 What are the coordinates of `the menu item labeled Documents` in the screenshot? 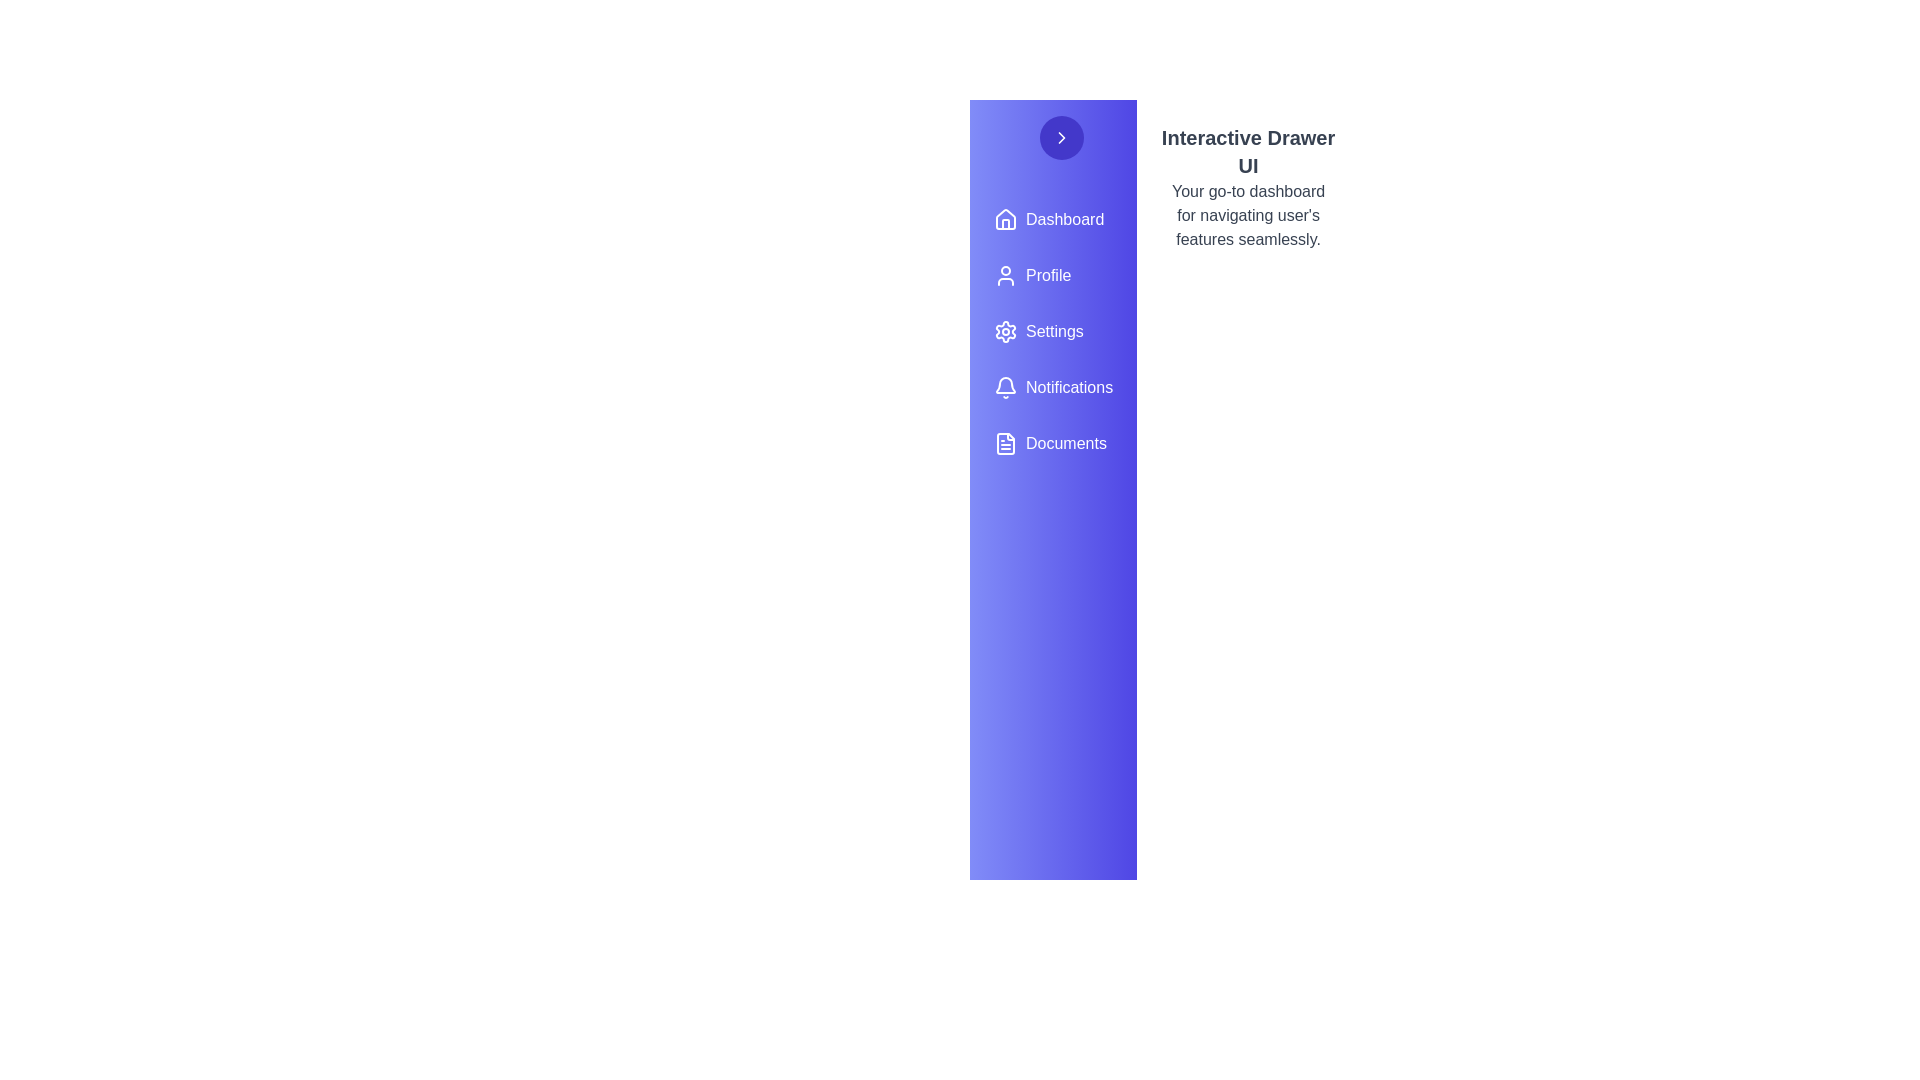 It's located at (1052, 442).